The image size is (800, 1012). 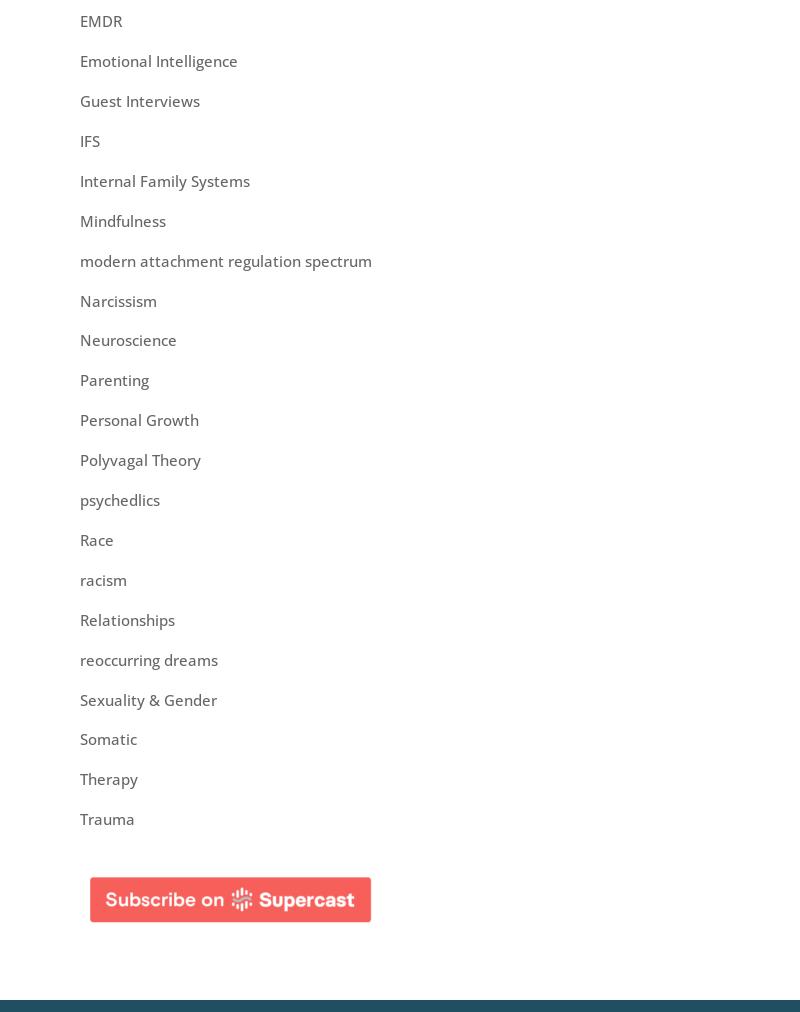 I want to click on 'Internal Family Systems', so click(x=164, y=180).